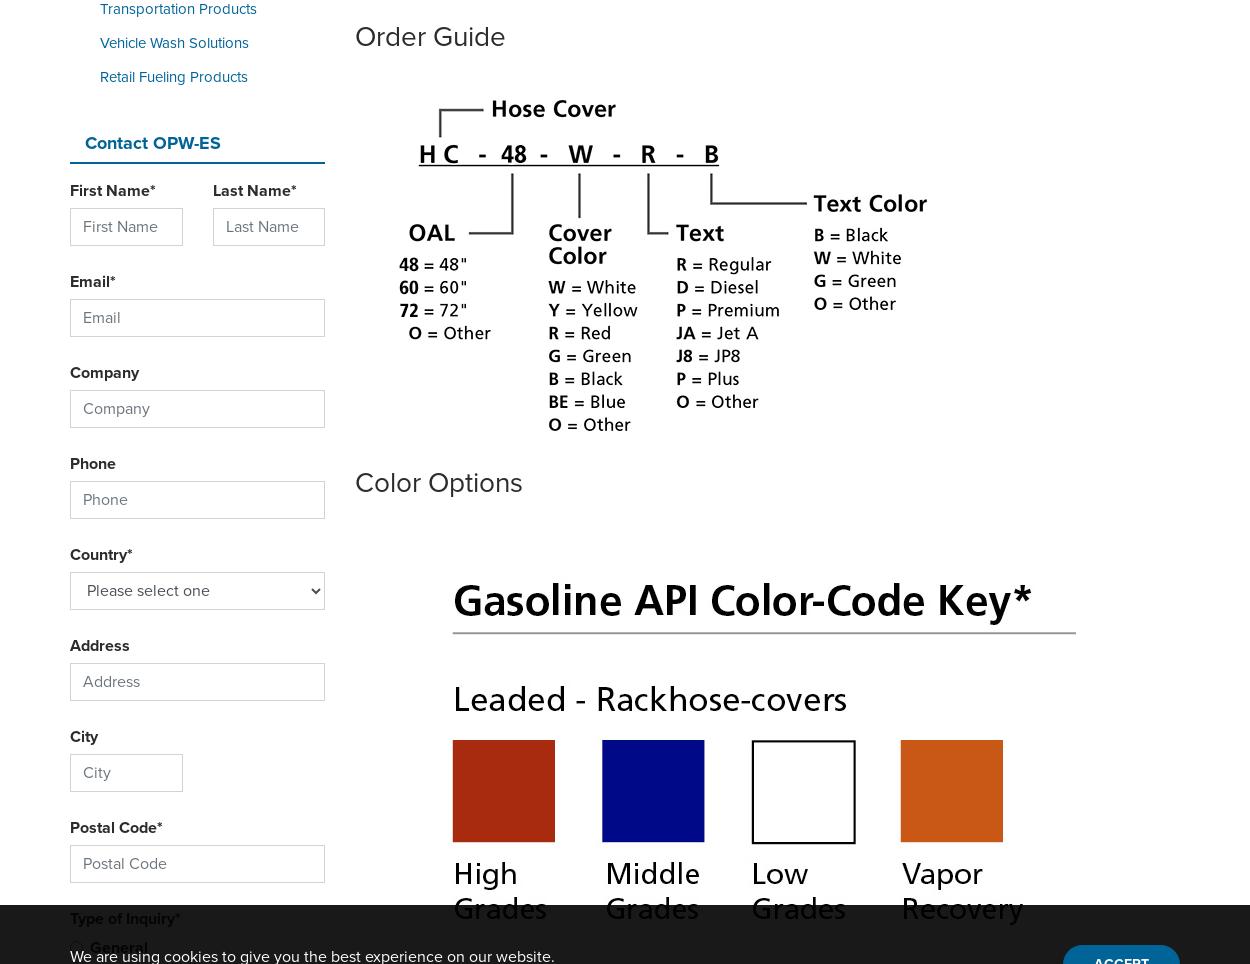 This screenshot has width=1250, height=964. I want to click on 'Vehicle Wash Solutions', so click(174, 42).